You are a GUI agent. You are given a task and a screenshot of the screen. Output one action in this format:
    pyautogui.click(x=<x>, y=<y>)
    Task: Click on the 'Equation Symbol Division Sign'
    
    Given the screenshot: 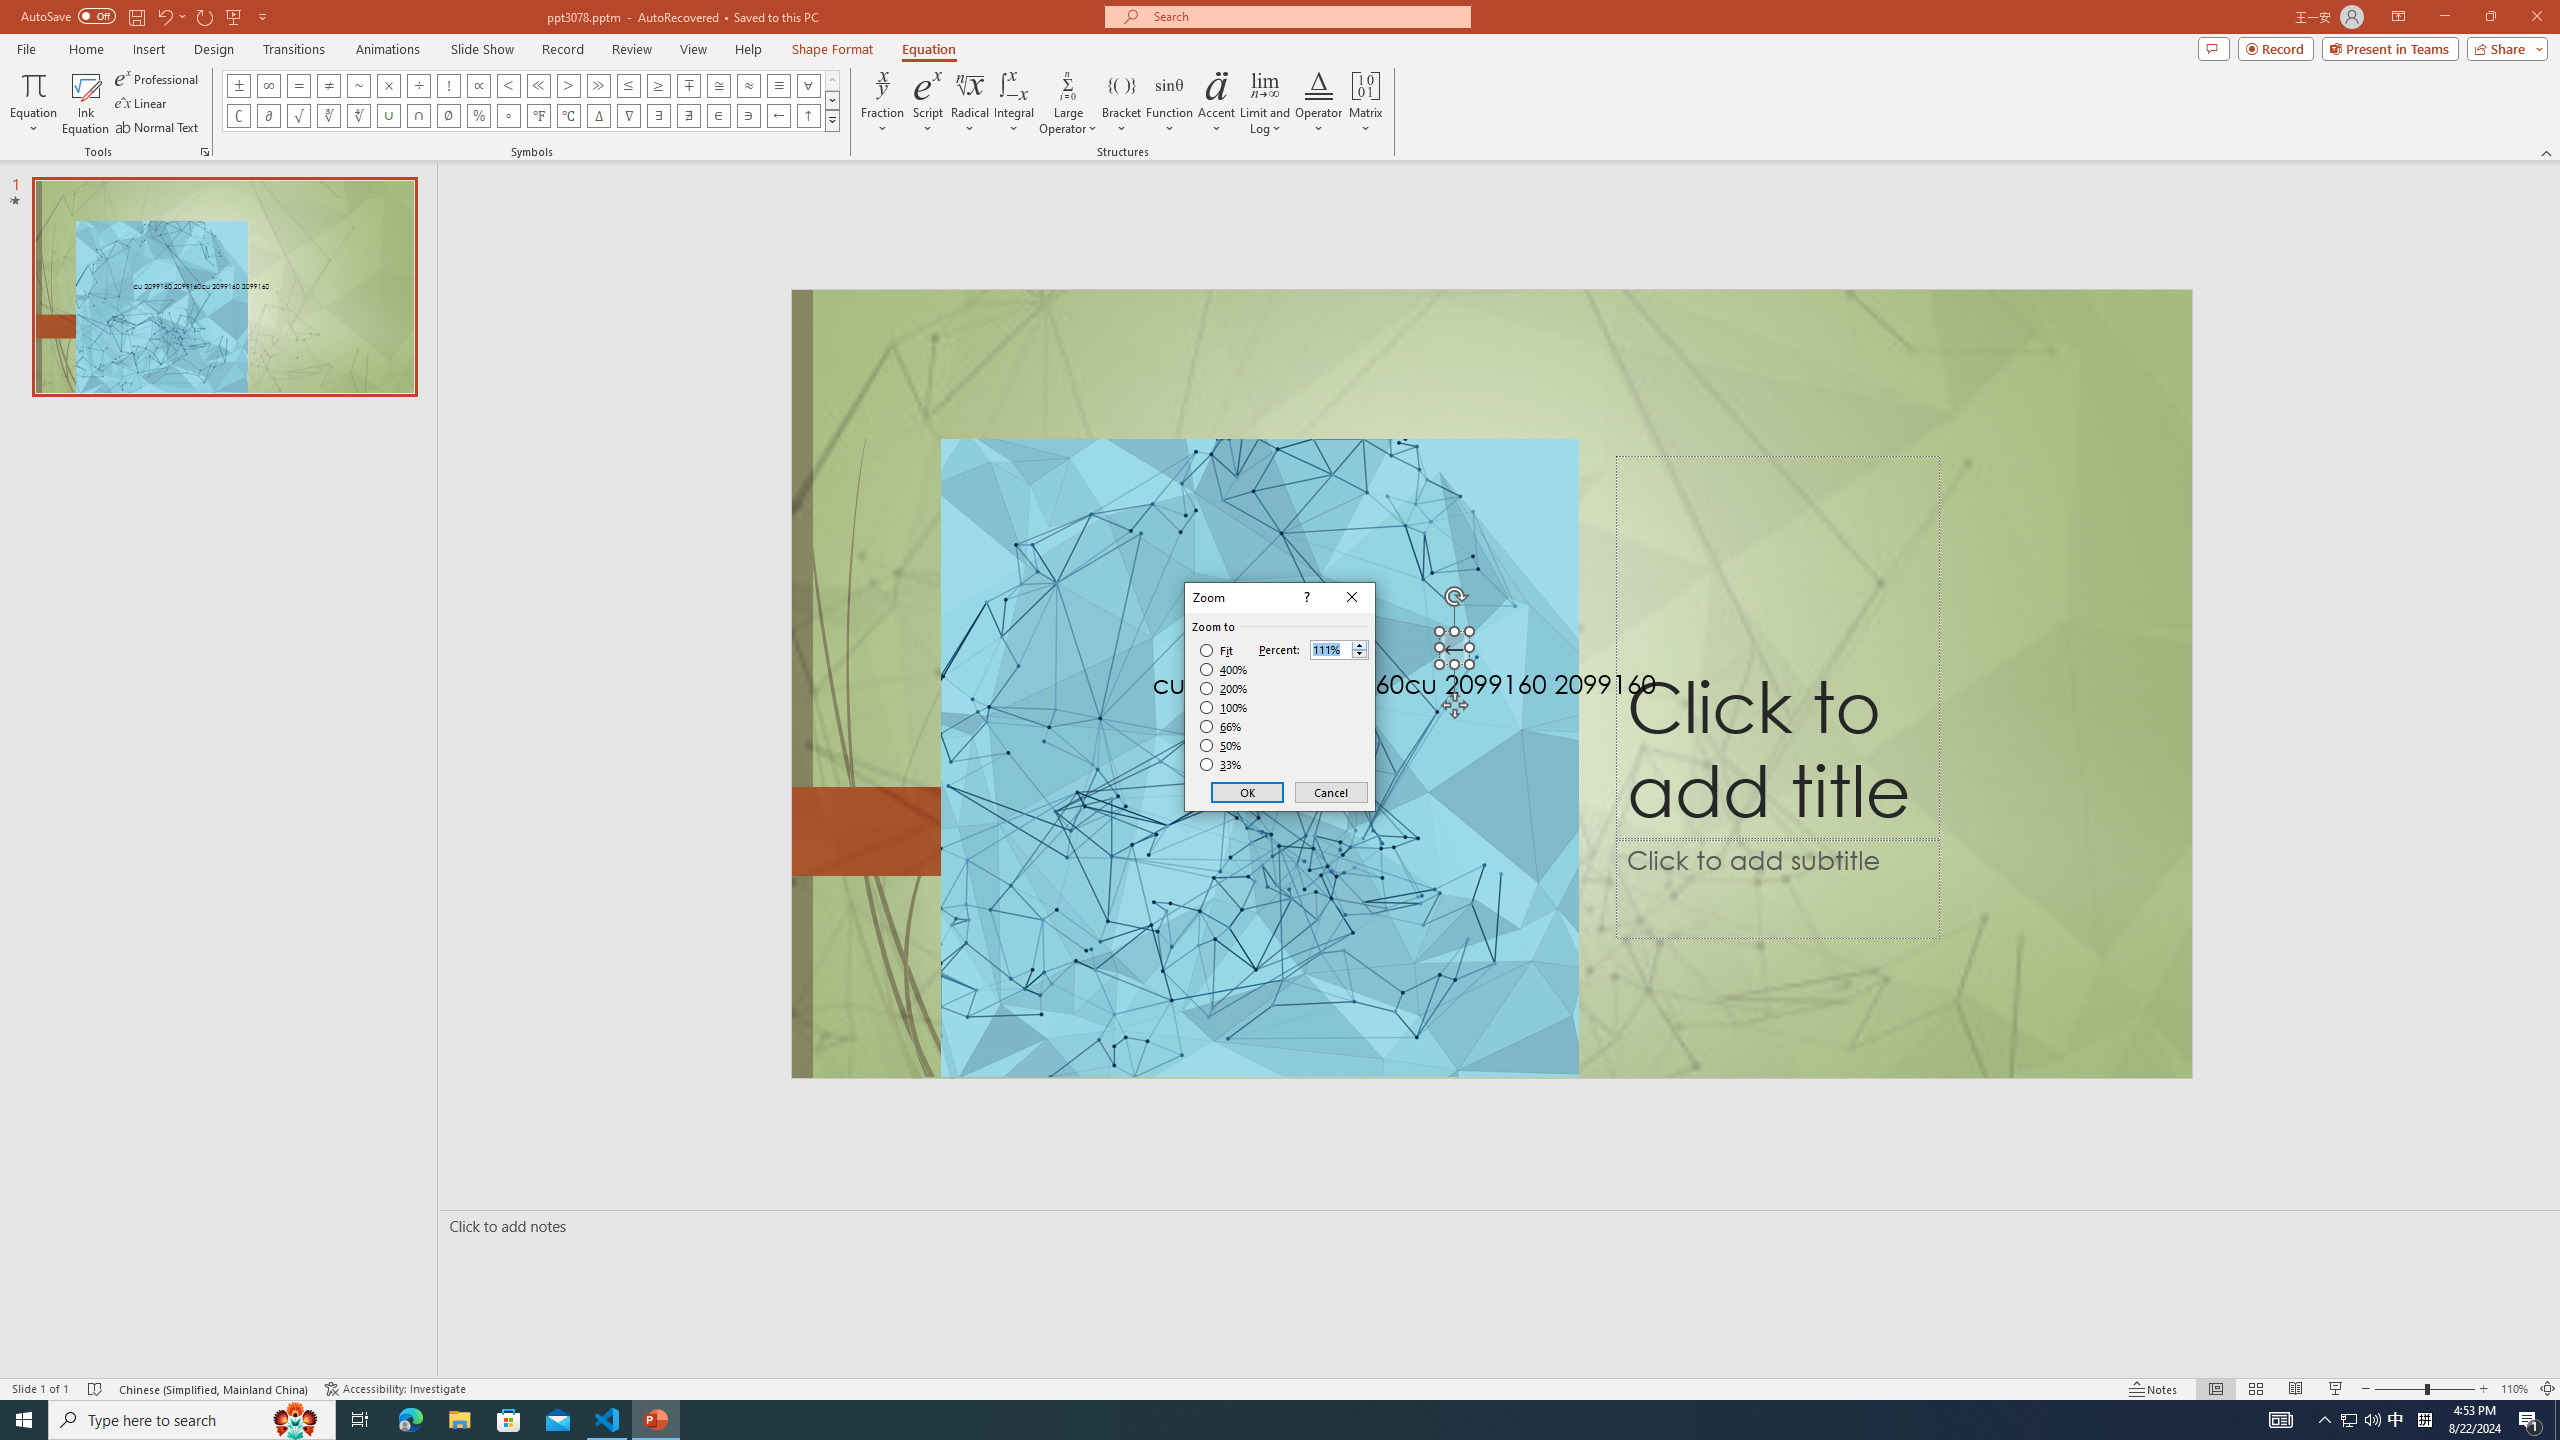 What is the action you would take?
    pyautogui.click(x=419, y=84)
    